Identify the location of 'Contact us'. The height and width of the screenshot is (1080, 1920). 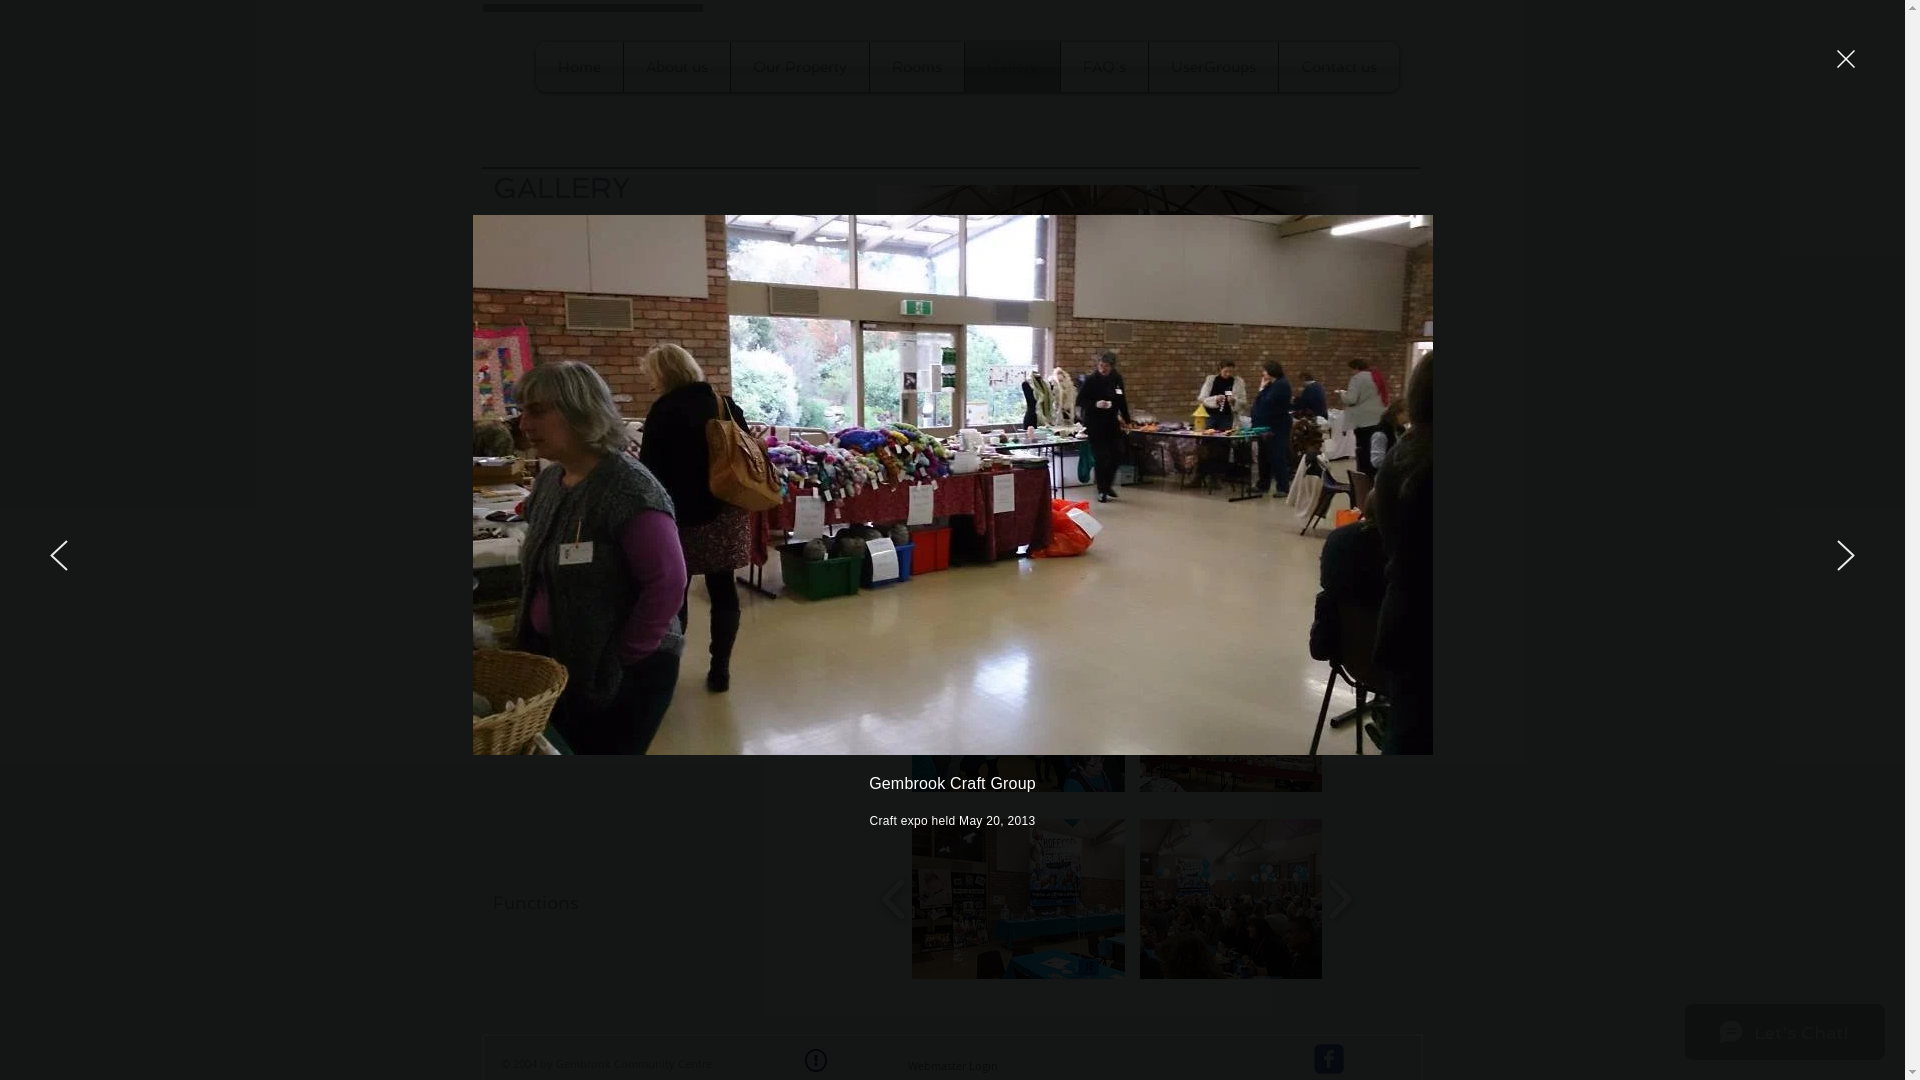
(1338, 65).